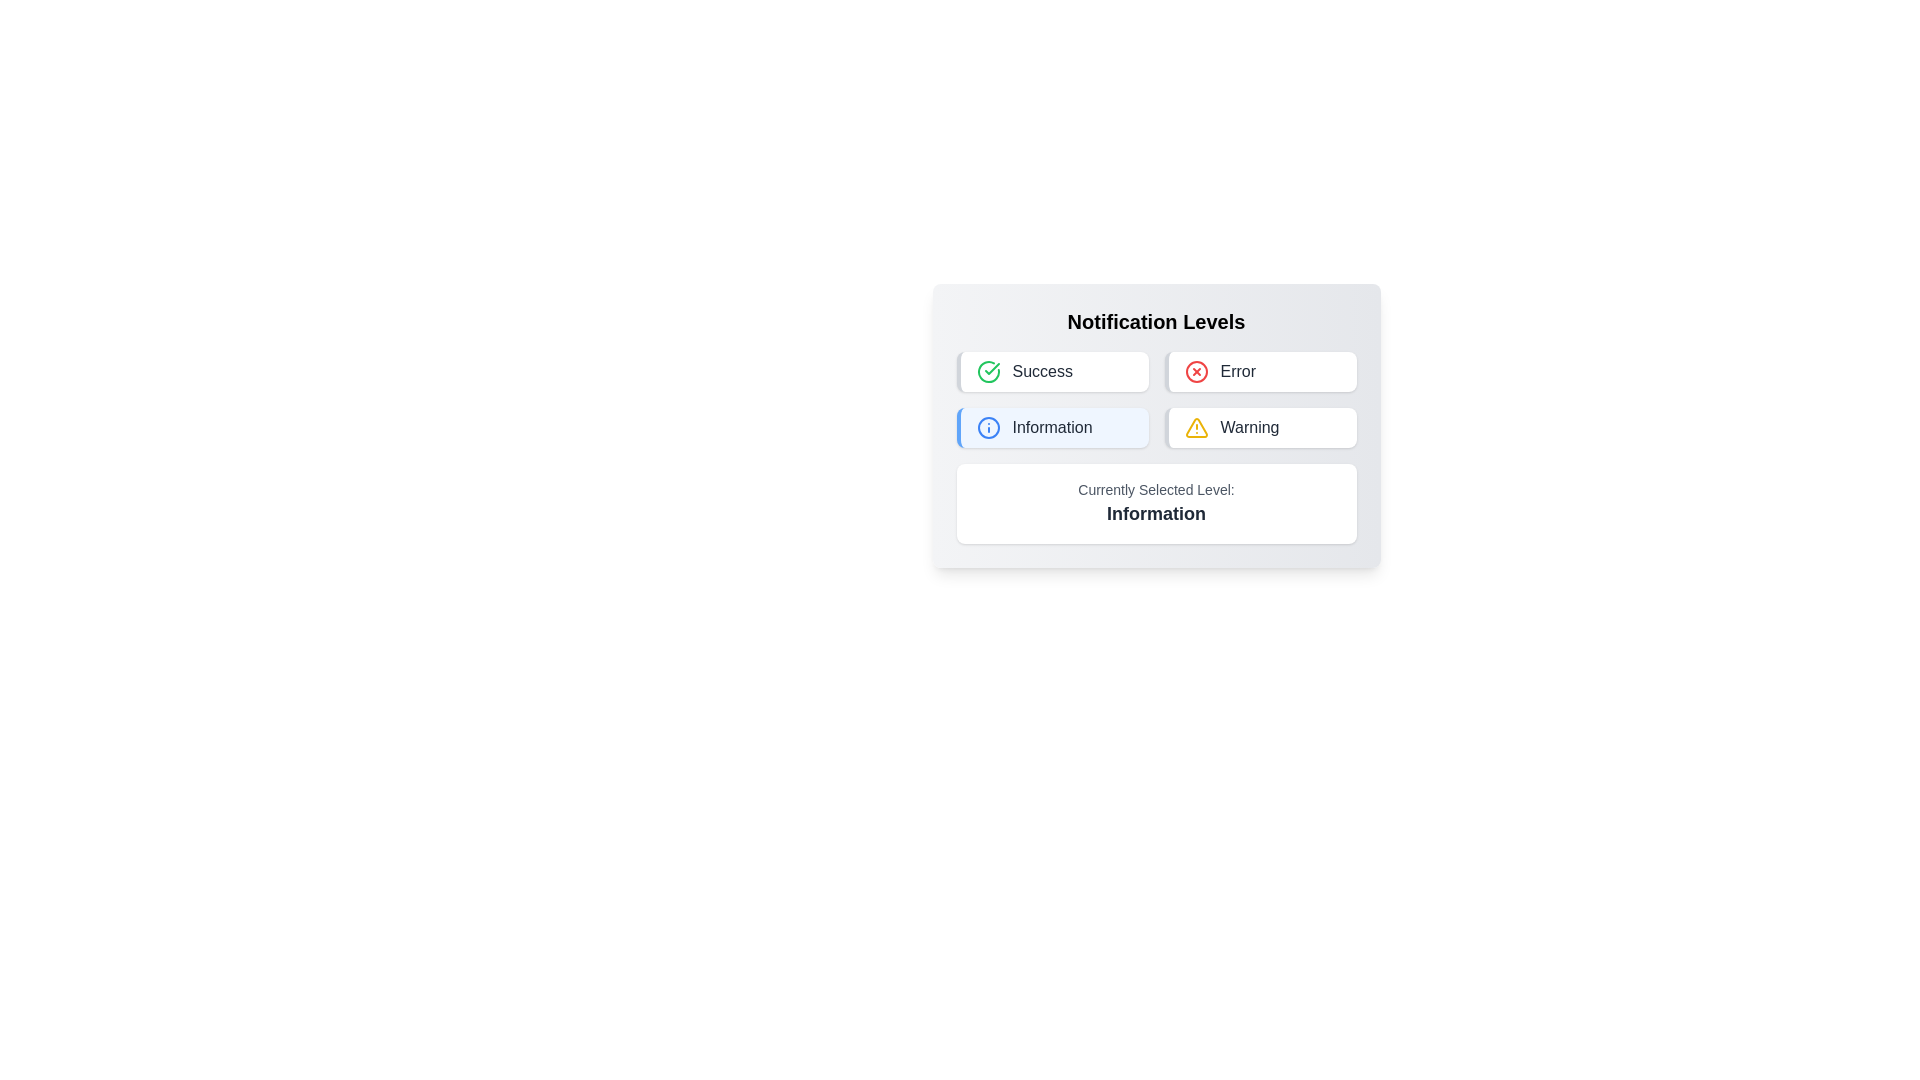 Image resolution: width=1920 pixels, height=1080 pixels. I want to click on the button corresponding to the notification level Success, so click(1051, 371).